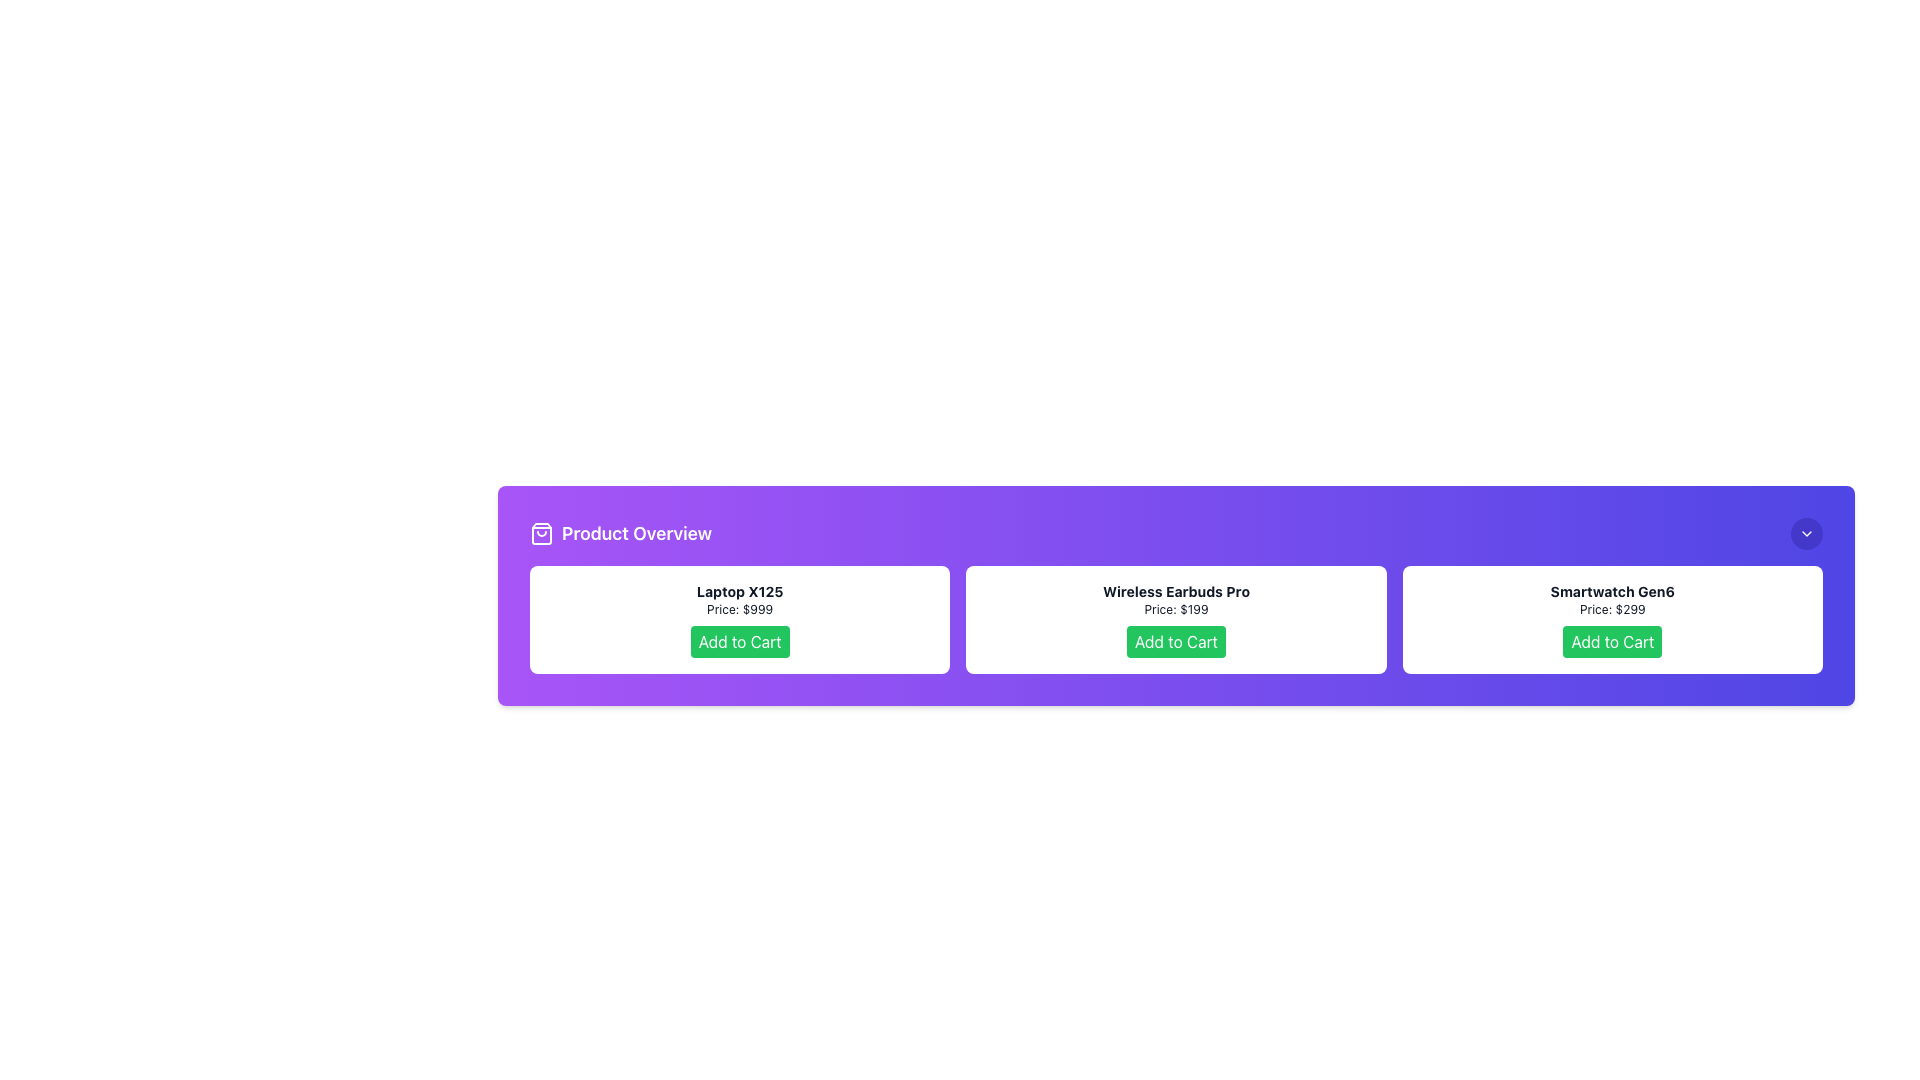  I want to click on the text label that displays the product price for 'Smartwatch Gen6', which is positioned below the product name and above the 'Add to Cart' button, so click(1612, 608).